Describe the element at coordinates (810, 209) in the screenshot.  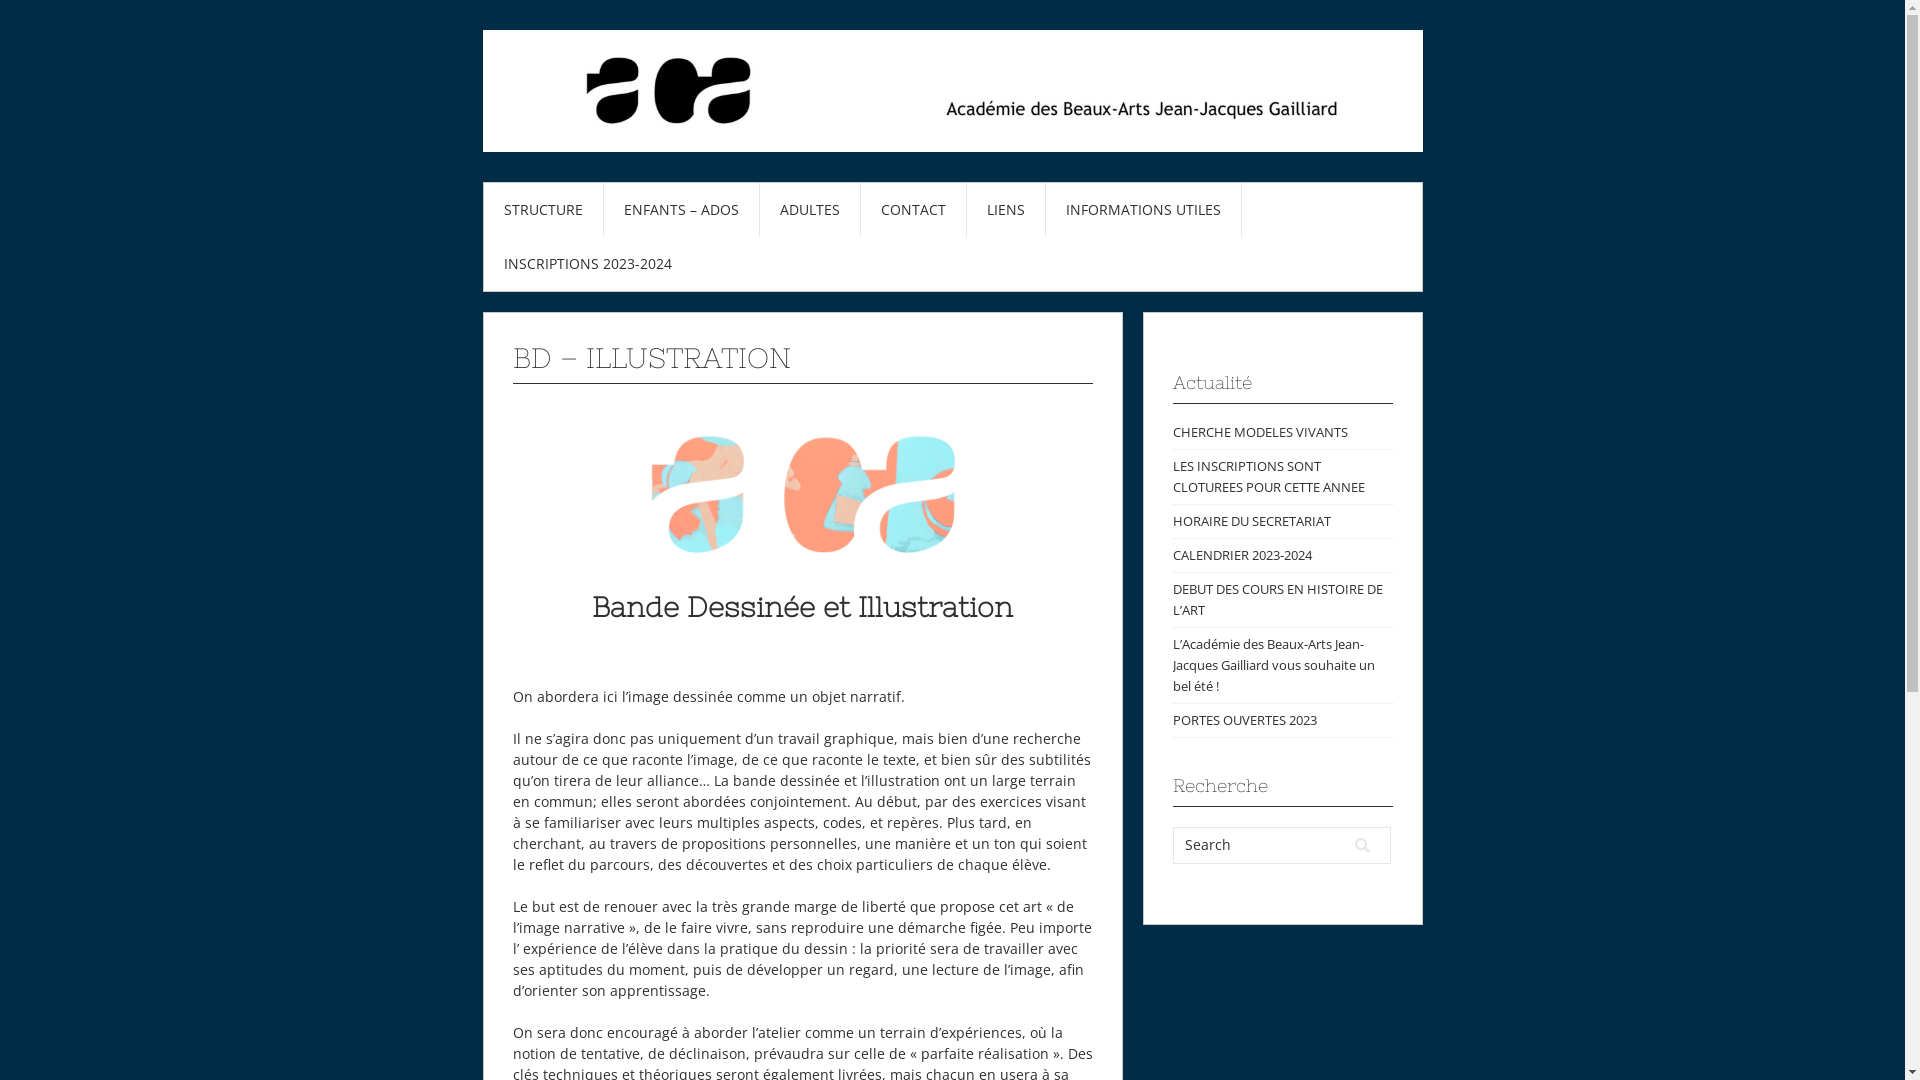
I see `'ADULTES'` at that location.